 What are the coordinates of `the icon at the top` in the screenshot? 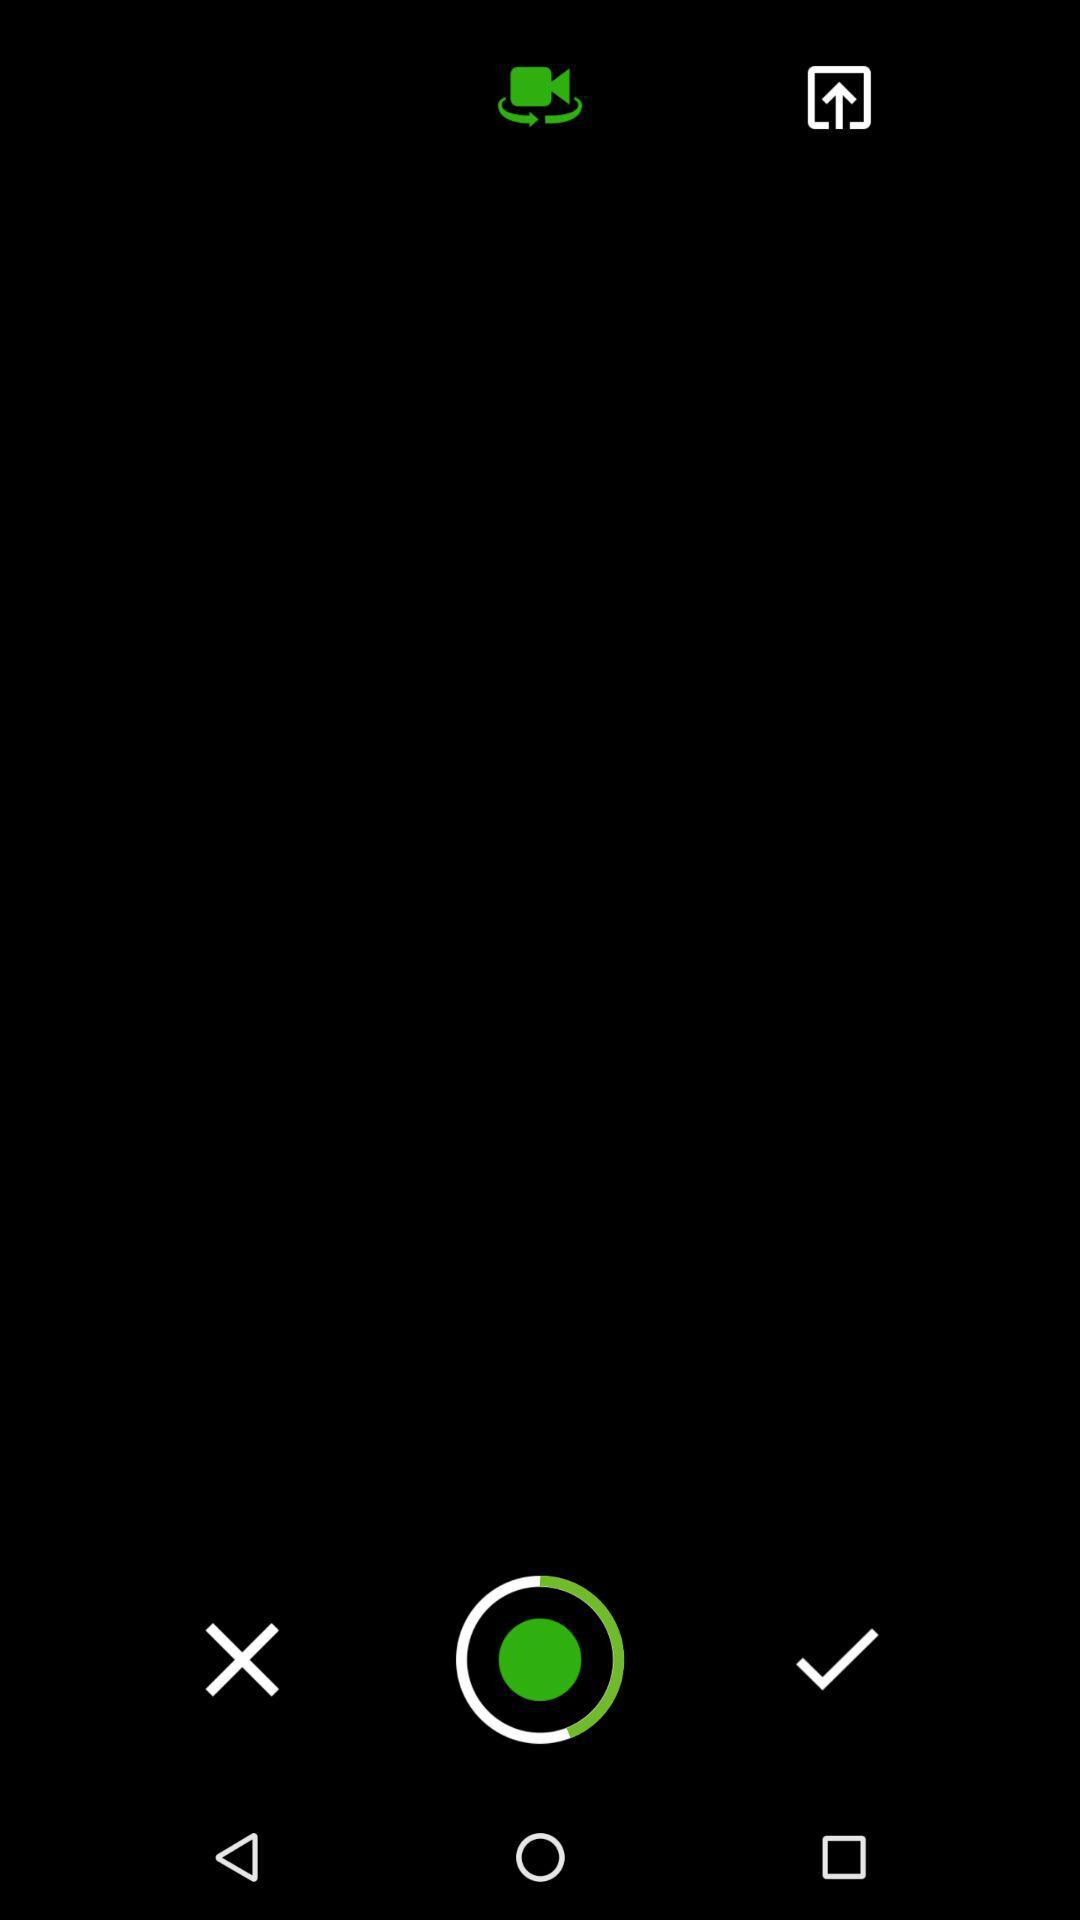 It's located at (540, 96).